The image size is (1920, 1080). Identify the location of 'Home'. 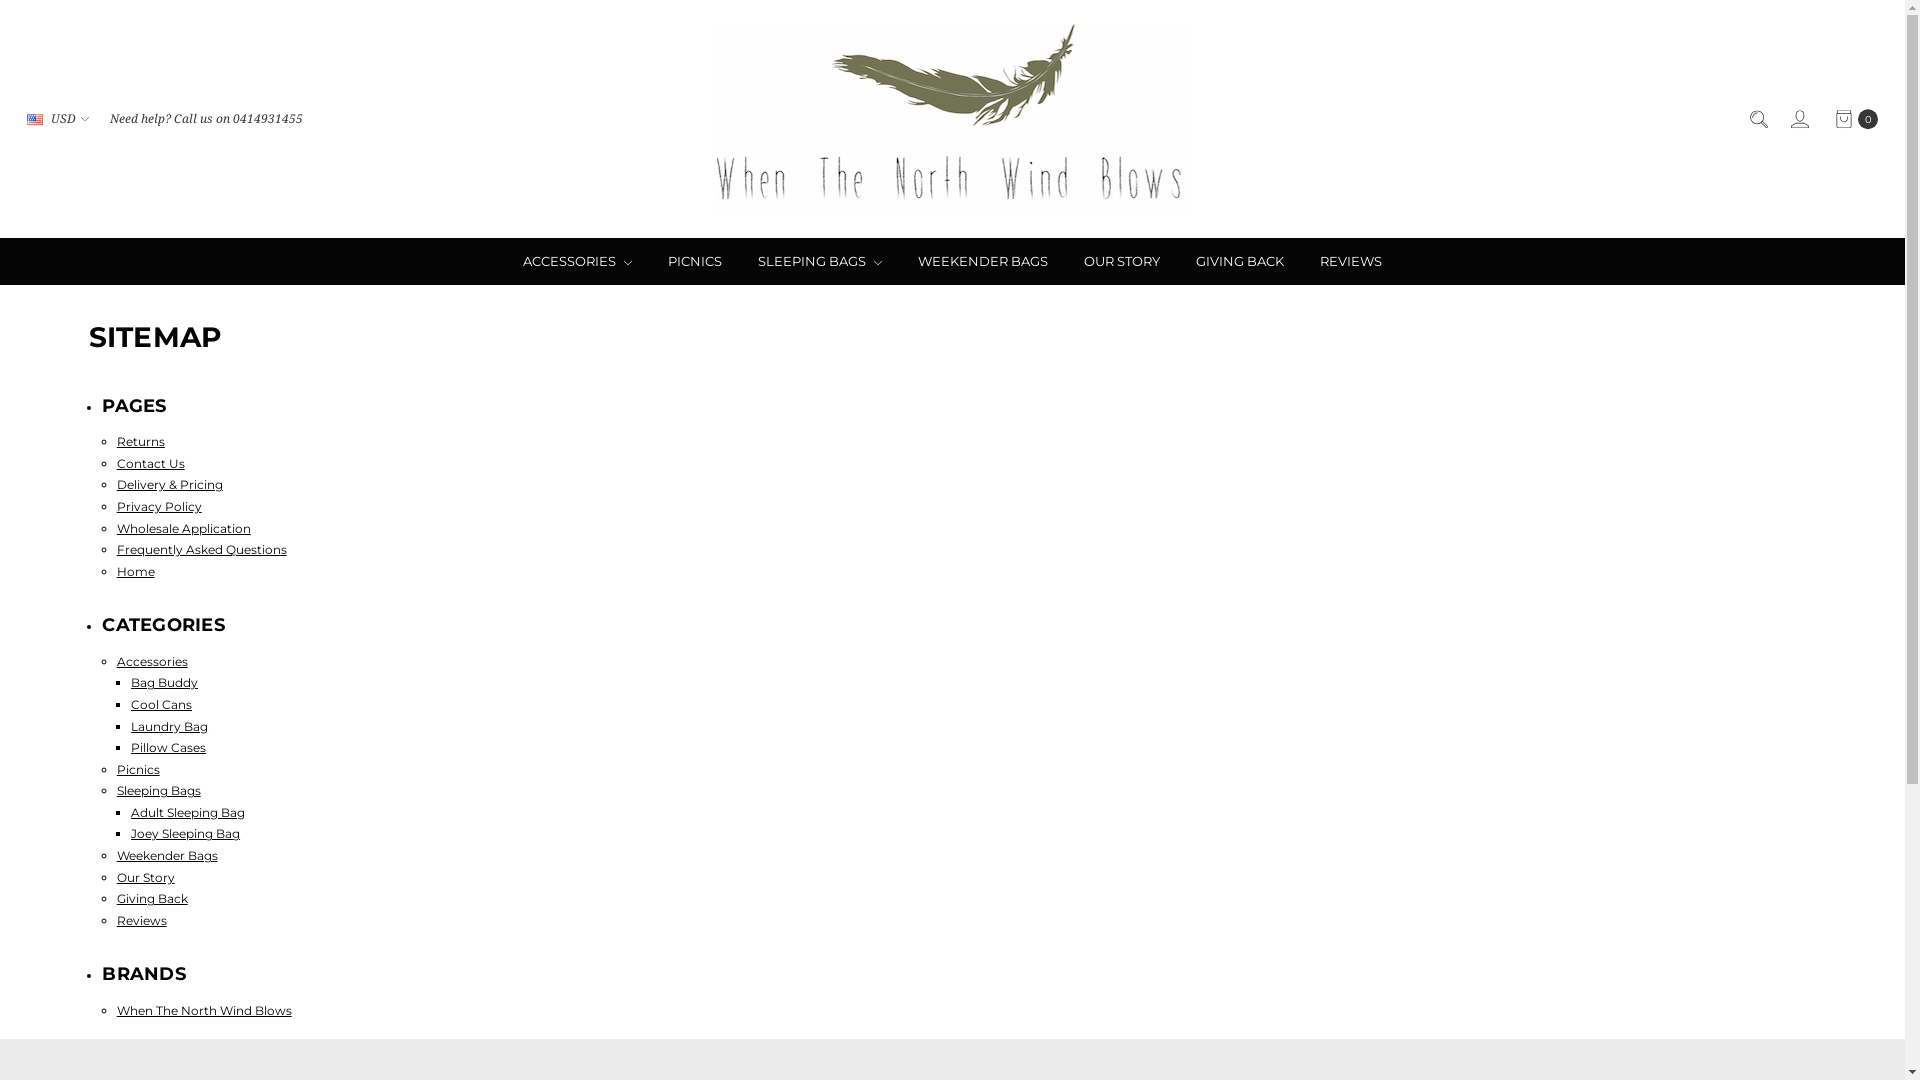
(134, 571).